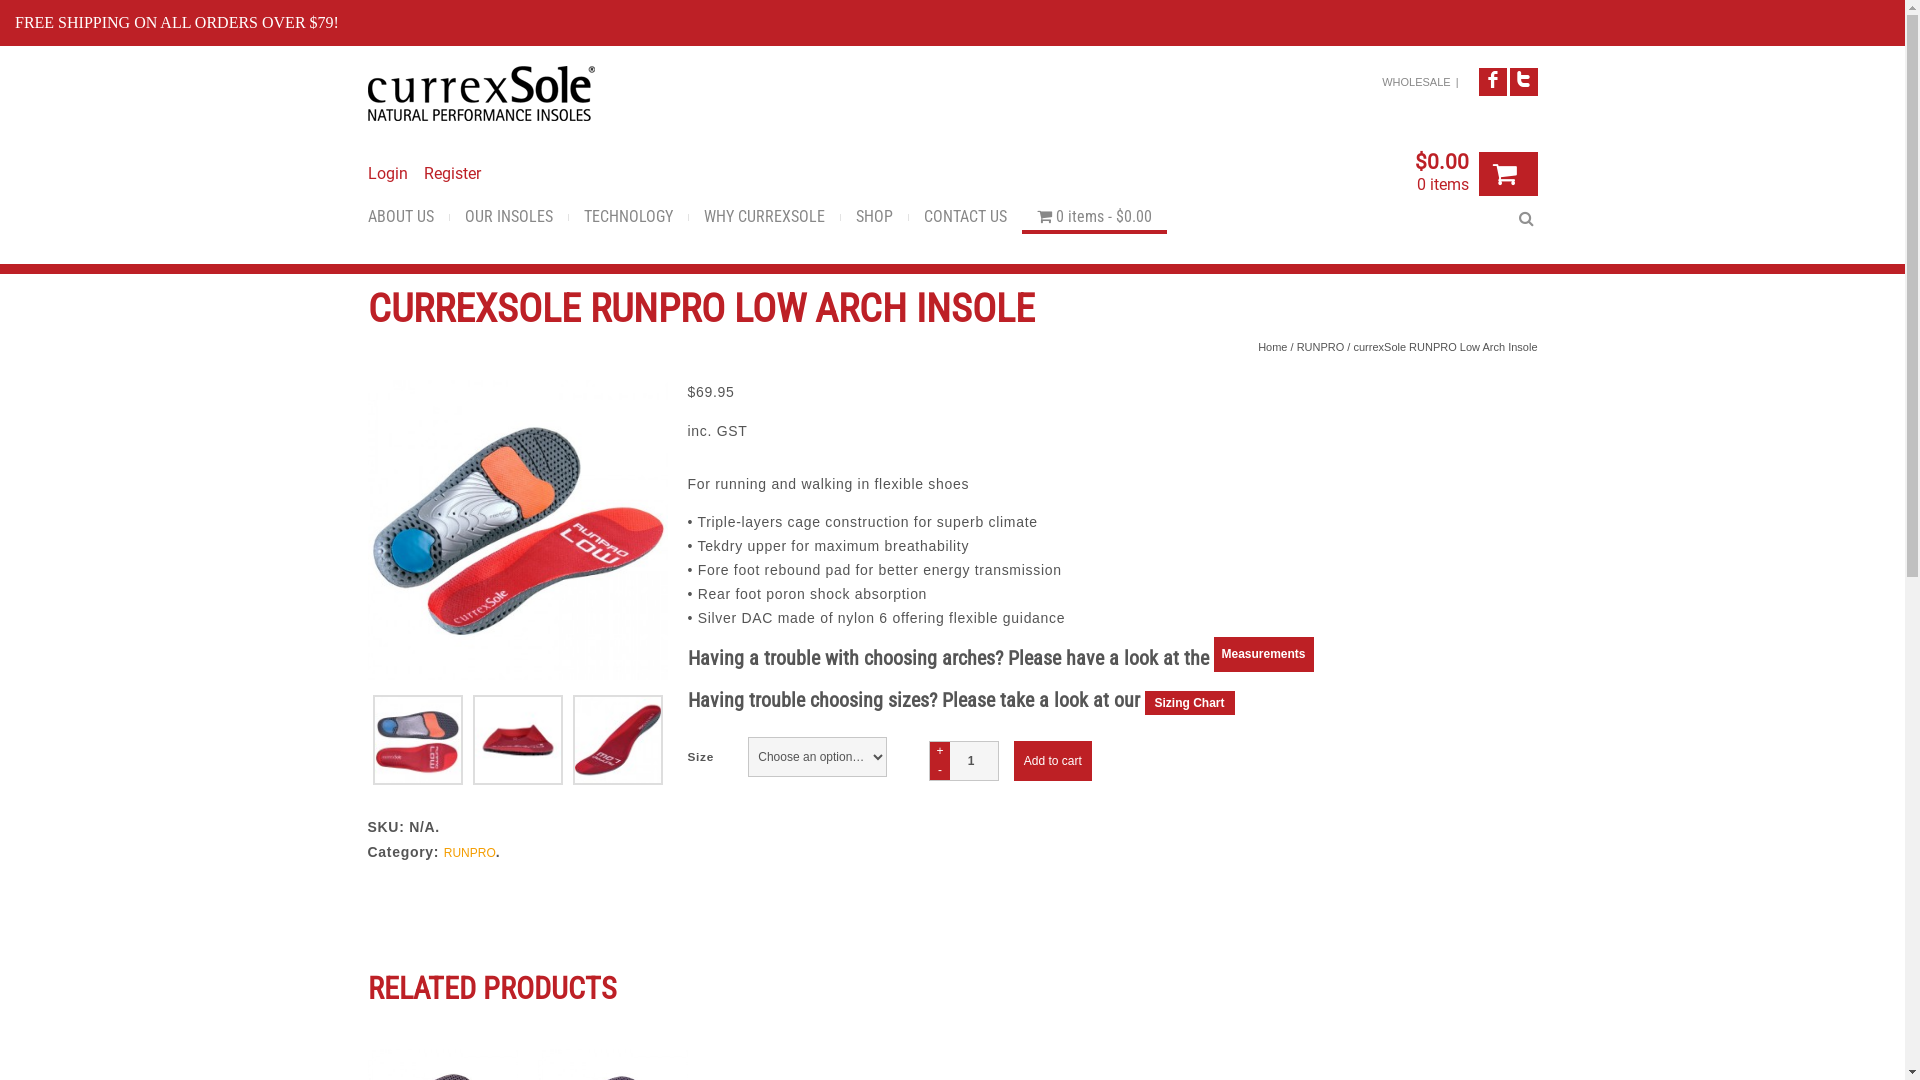  What do you see at coordinates (1440, 176) in the screenshot?
I see `'$0.00` at bounding box center [1440, 176].